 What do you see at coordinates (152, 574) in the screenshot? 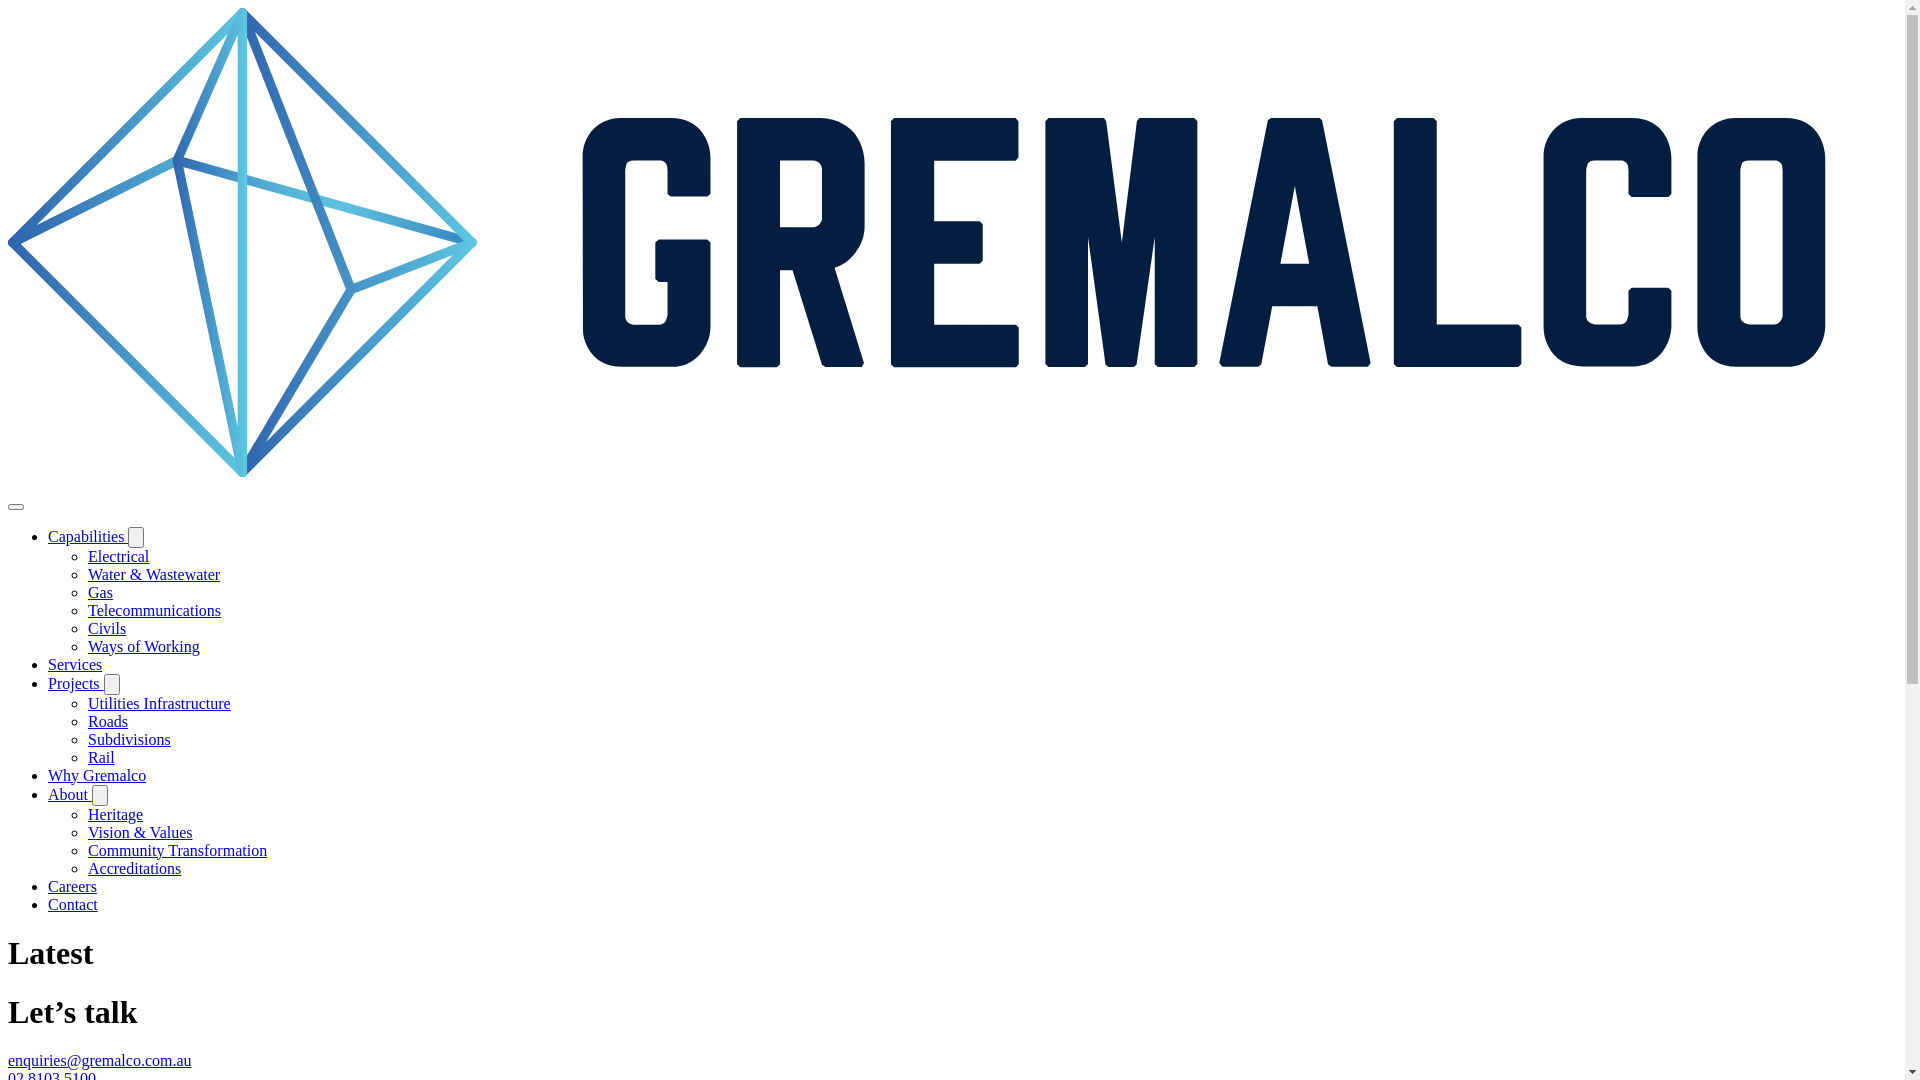
I see `'Water & Wastewater'` at bounding box center [152, 574].